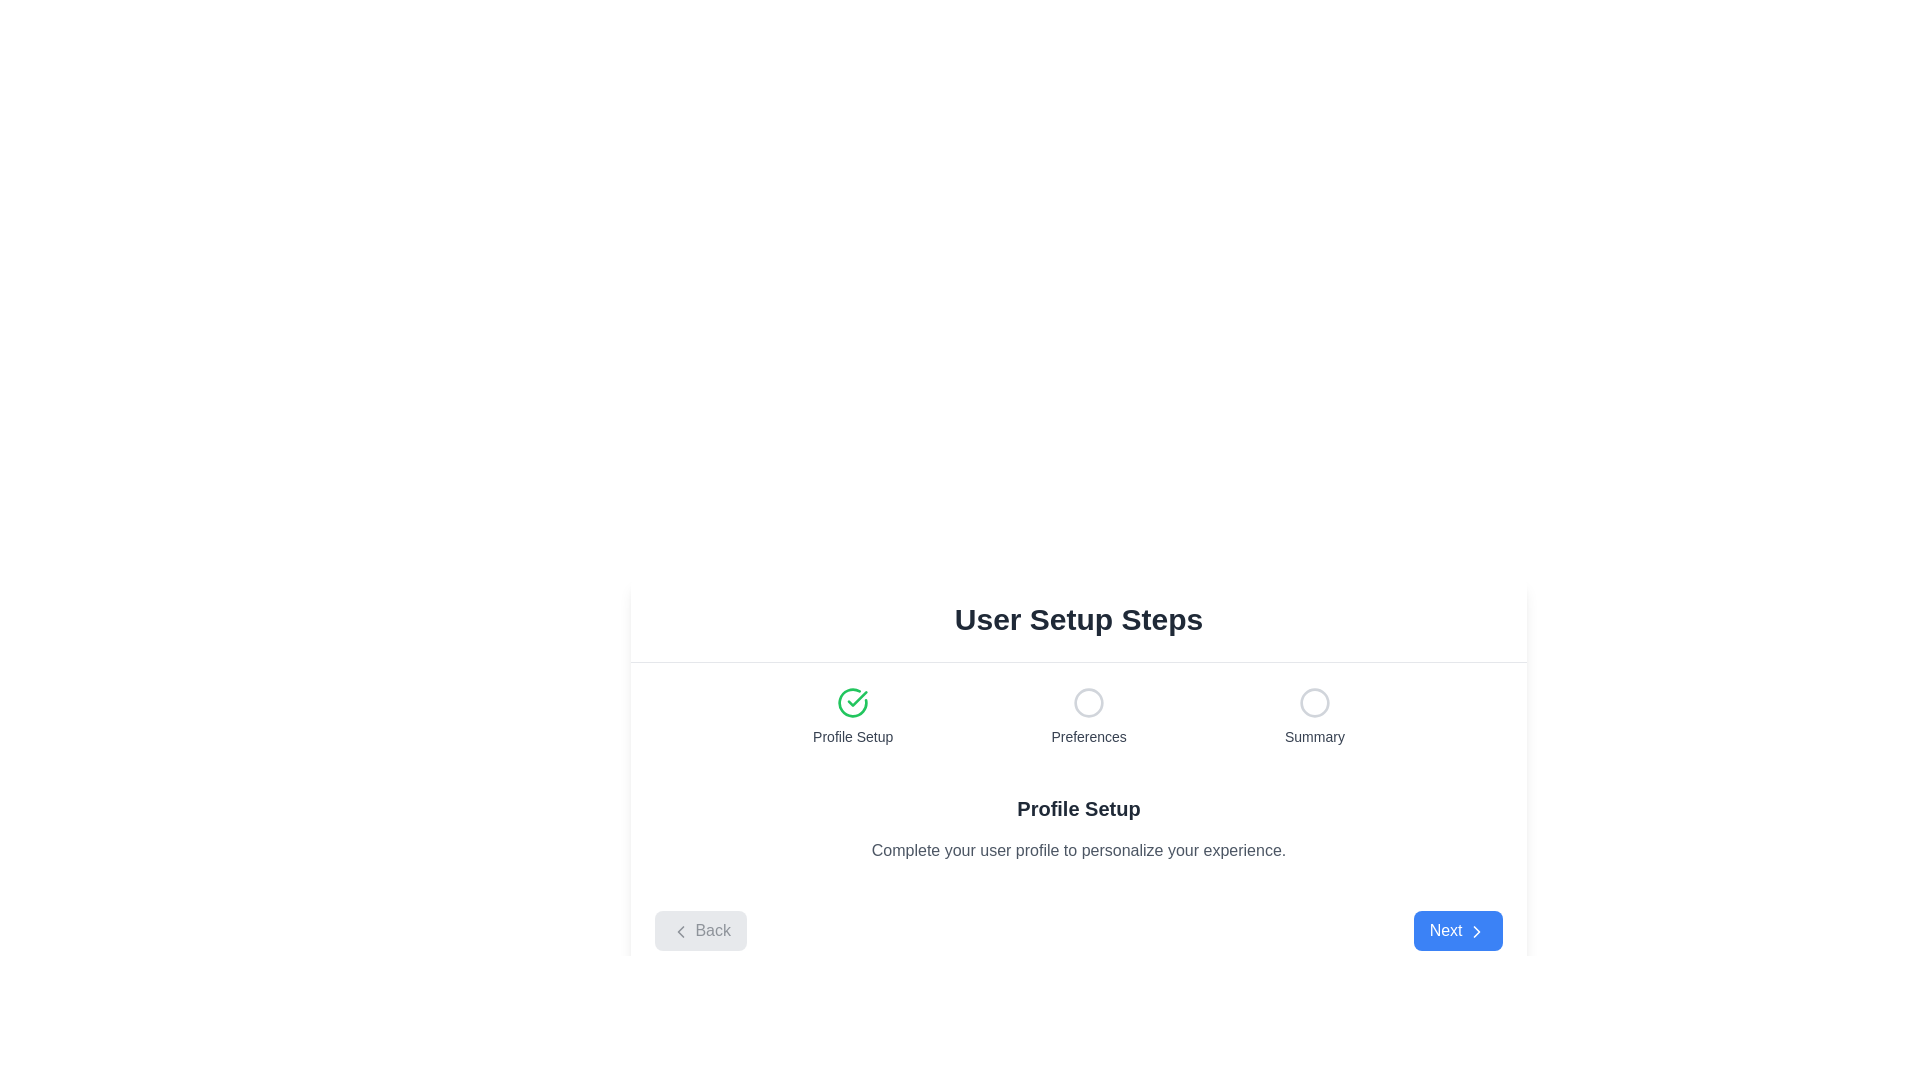 The width and height of the screenshot is (1920, 1080). Describe the element at coordinates (1315, 736) in the screenshot. I see `the 'Summary' label in the third step of the horizontal progress stepper, which is located centrally below the circular placeholder icon` at that location.